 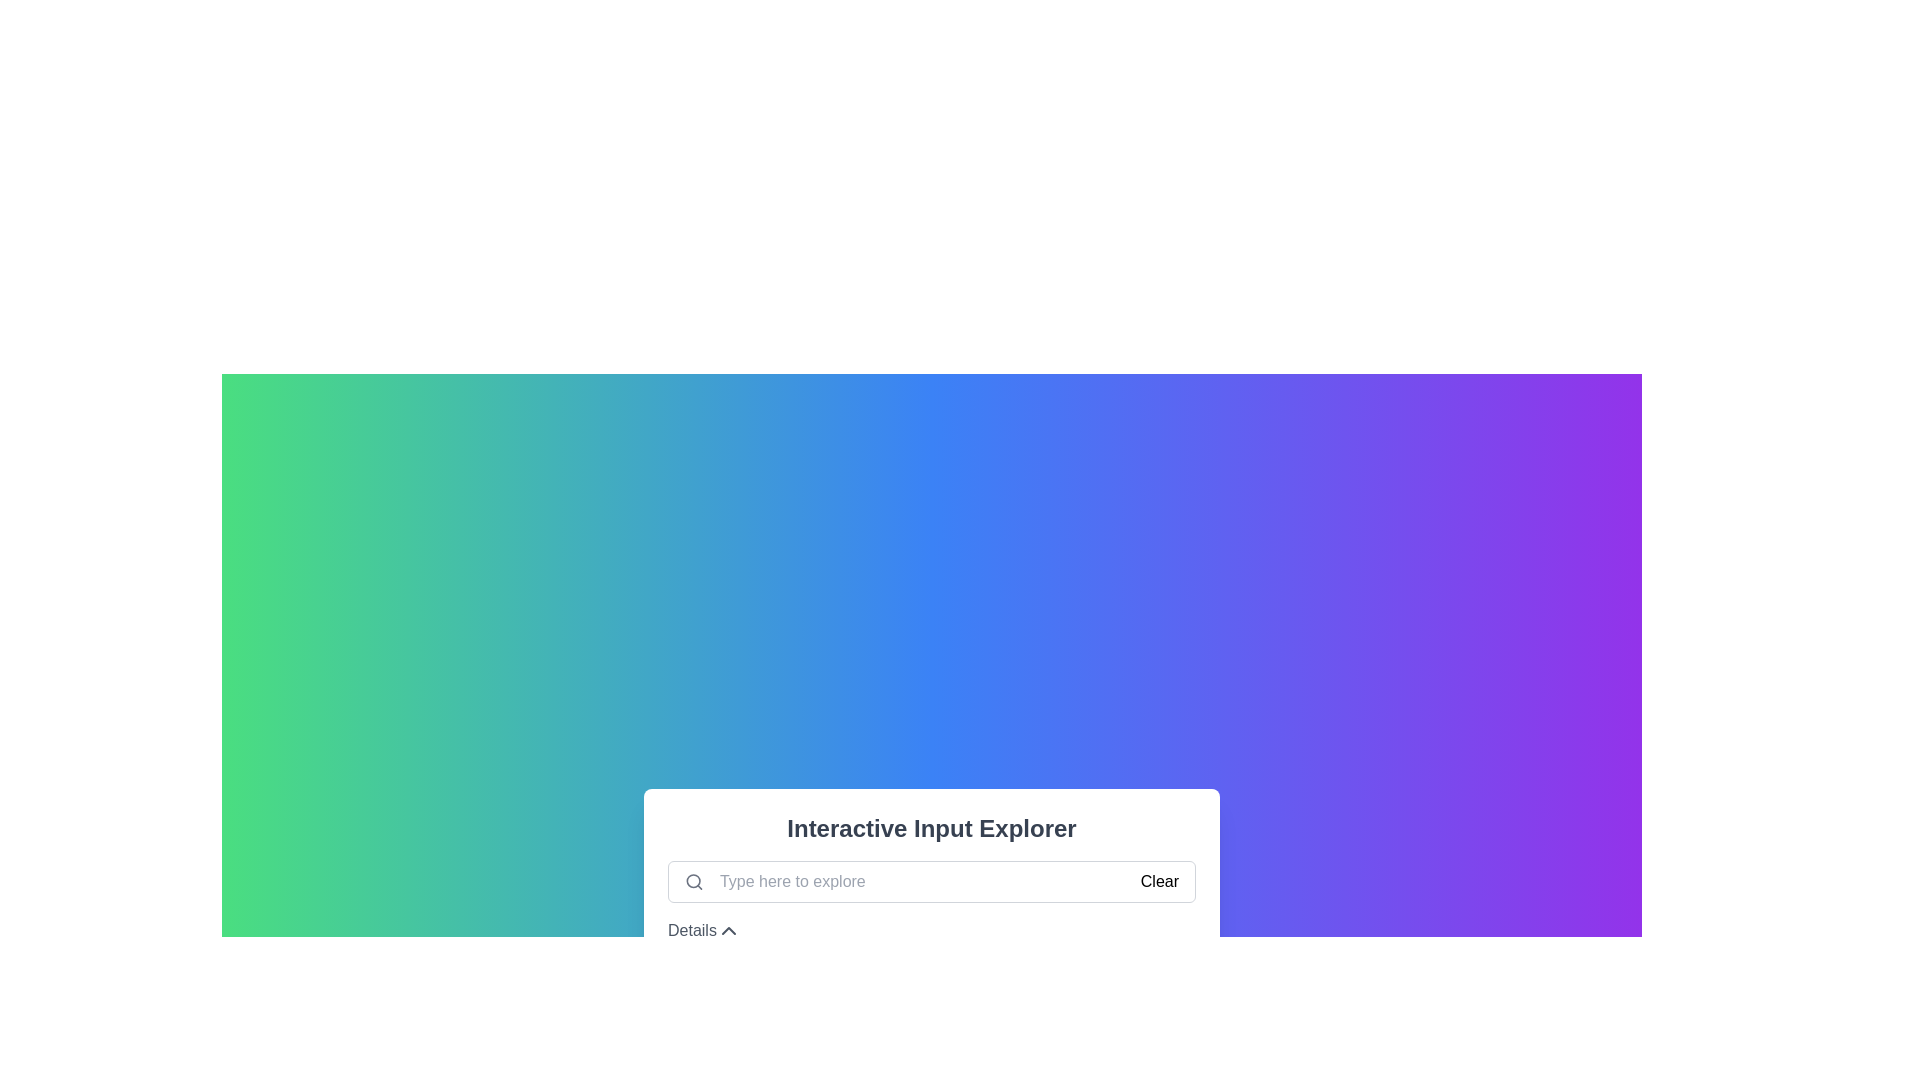 What do you see at coordinates (1159, 881) in the screenshot?
I see `the clear button located to the right of the 'Type here` at bounding box center [1159, 881].